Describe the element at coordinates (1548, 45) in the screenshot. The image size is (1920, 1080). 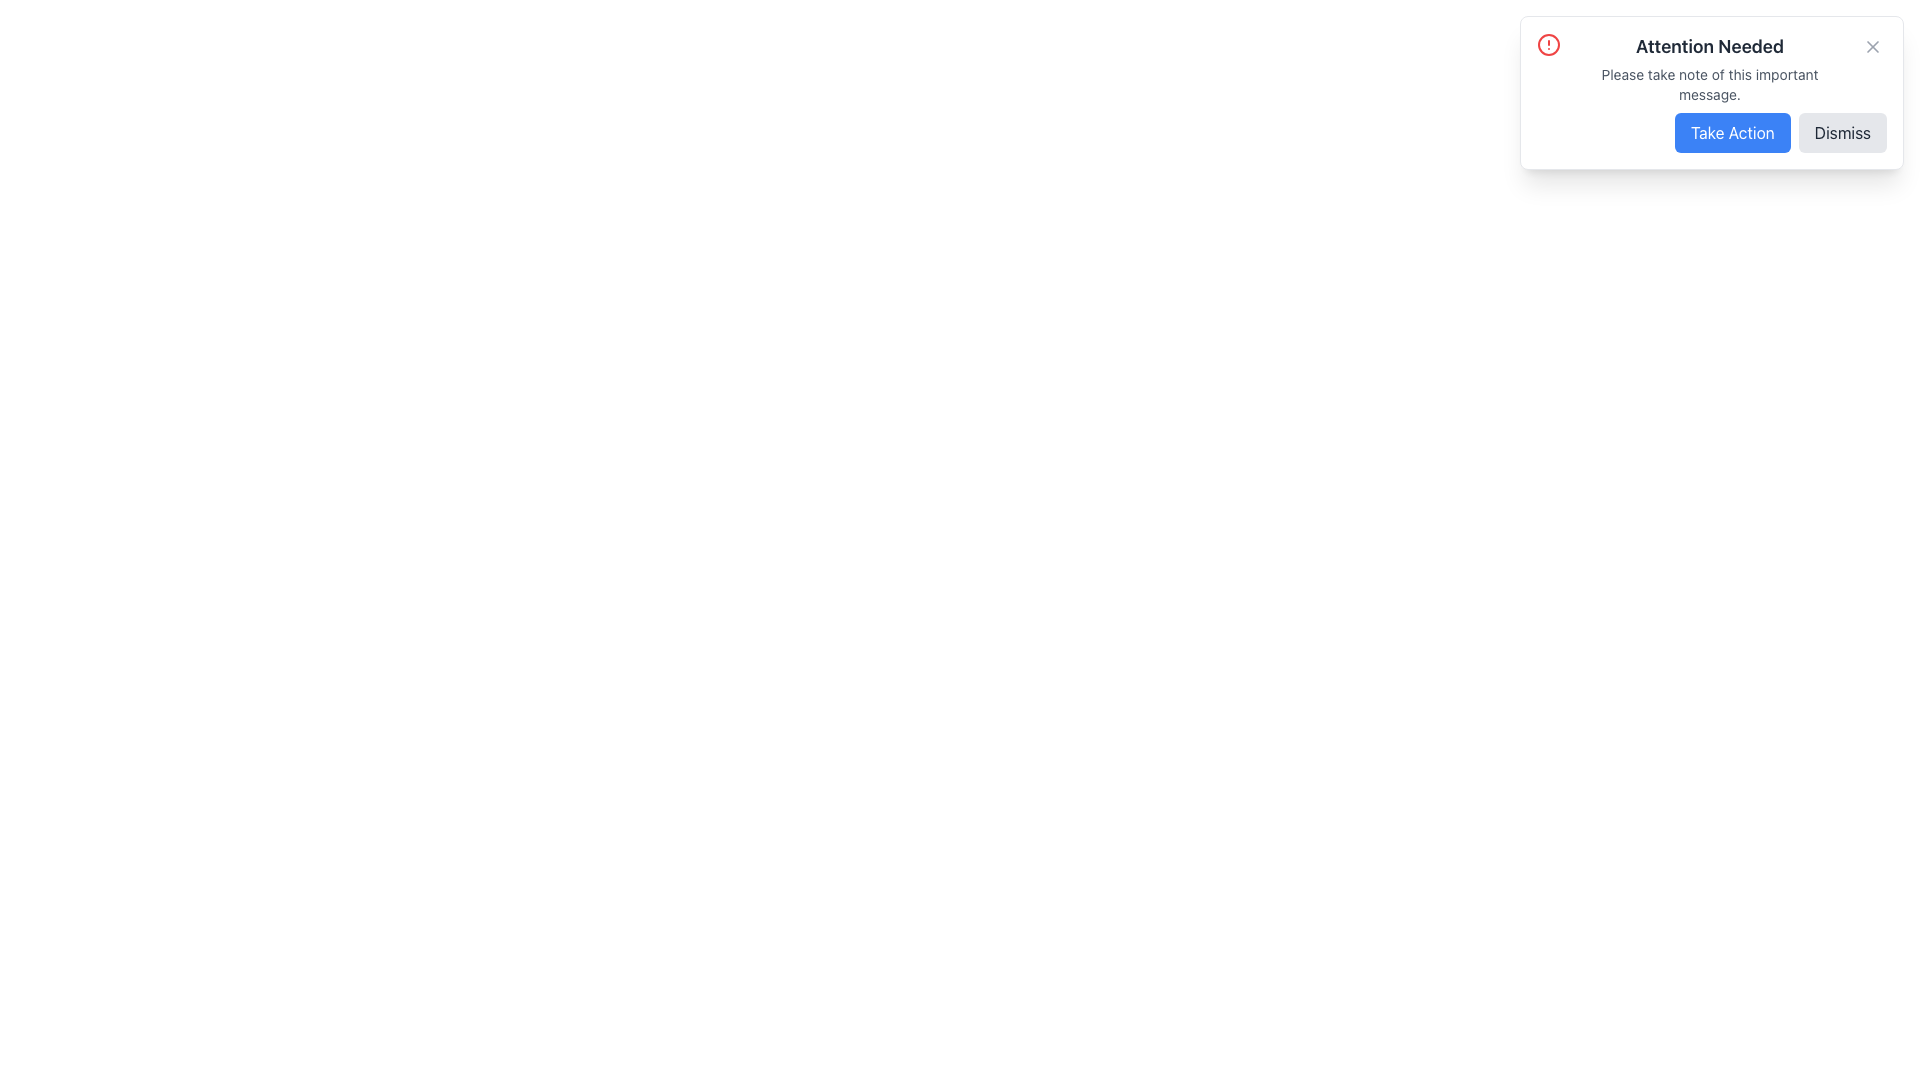
I see `the red circular graphical shape that is part of the alert icon located at the top-right corner of the interface` at that location.